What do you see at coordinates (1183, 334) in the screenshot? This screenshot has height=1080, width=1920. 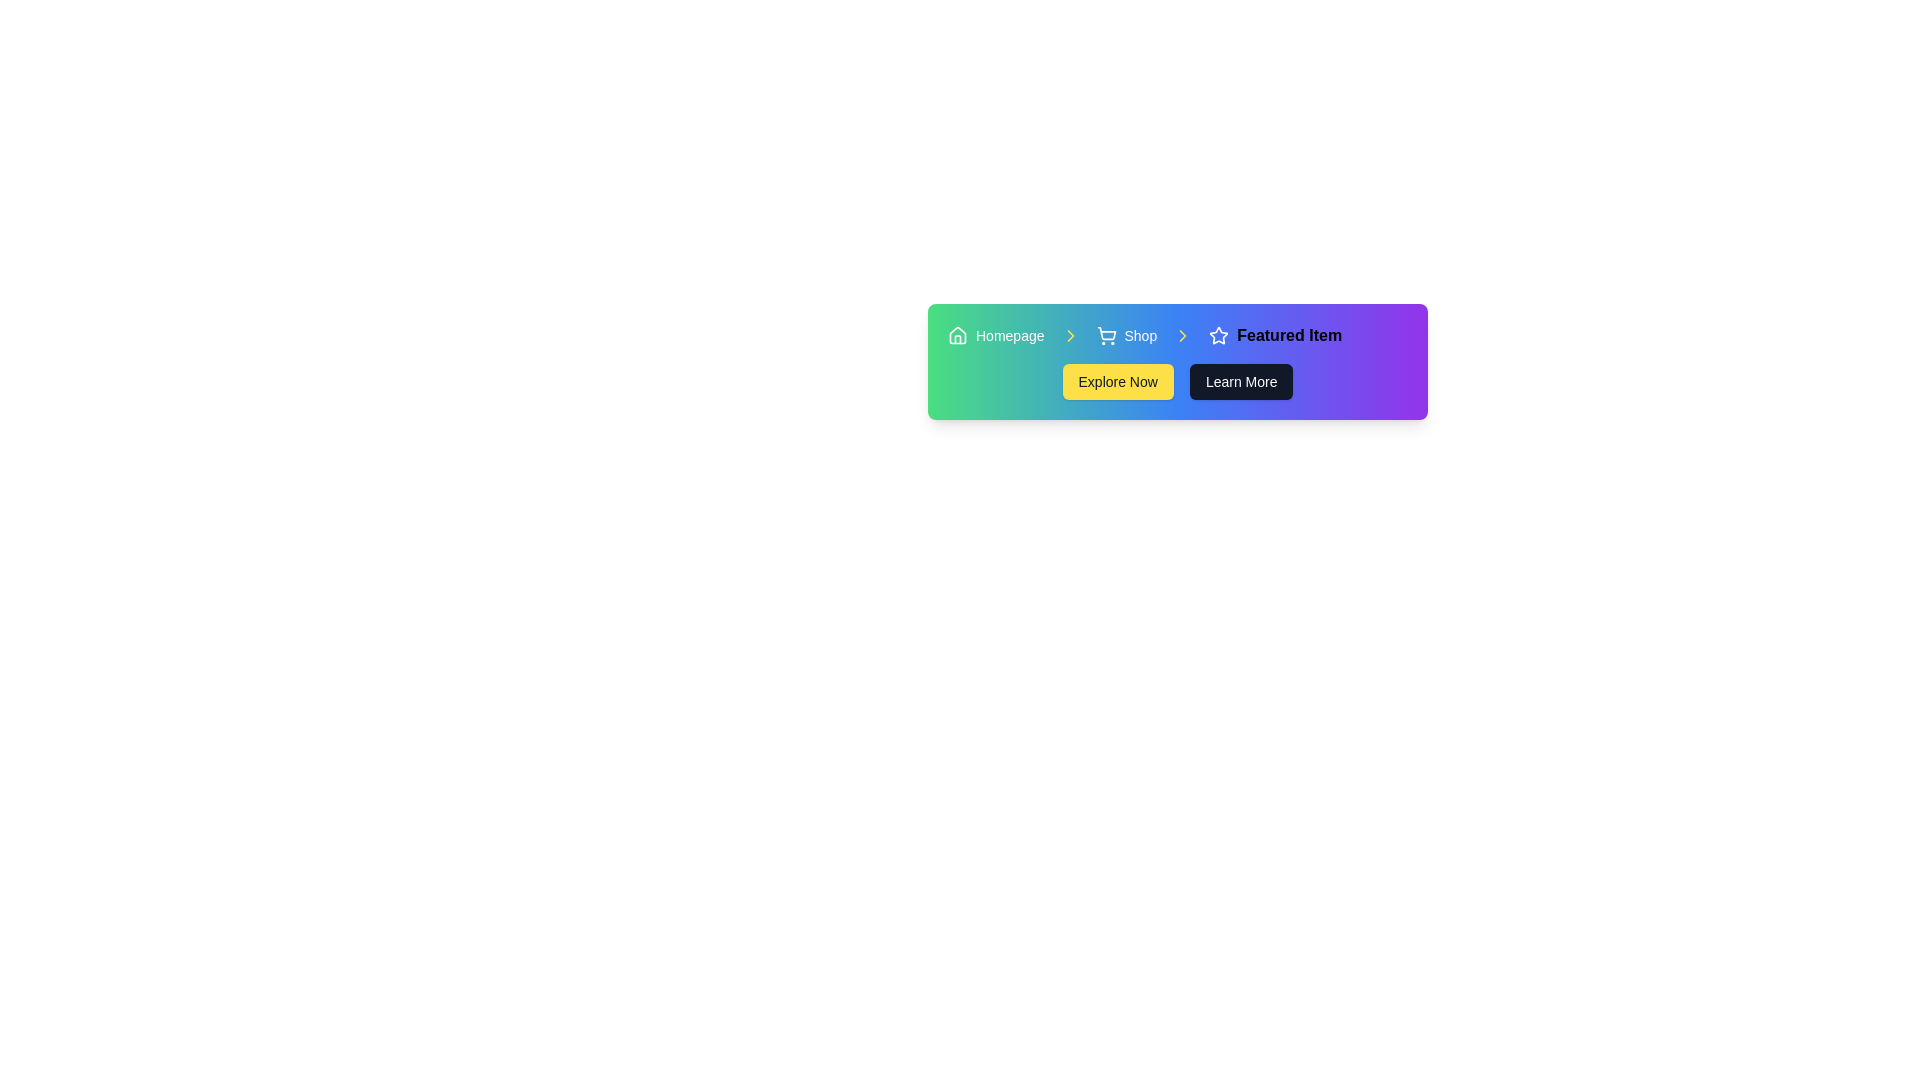 I see `the rightward-facing chevron icon` at bounding box center [1183, 334].